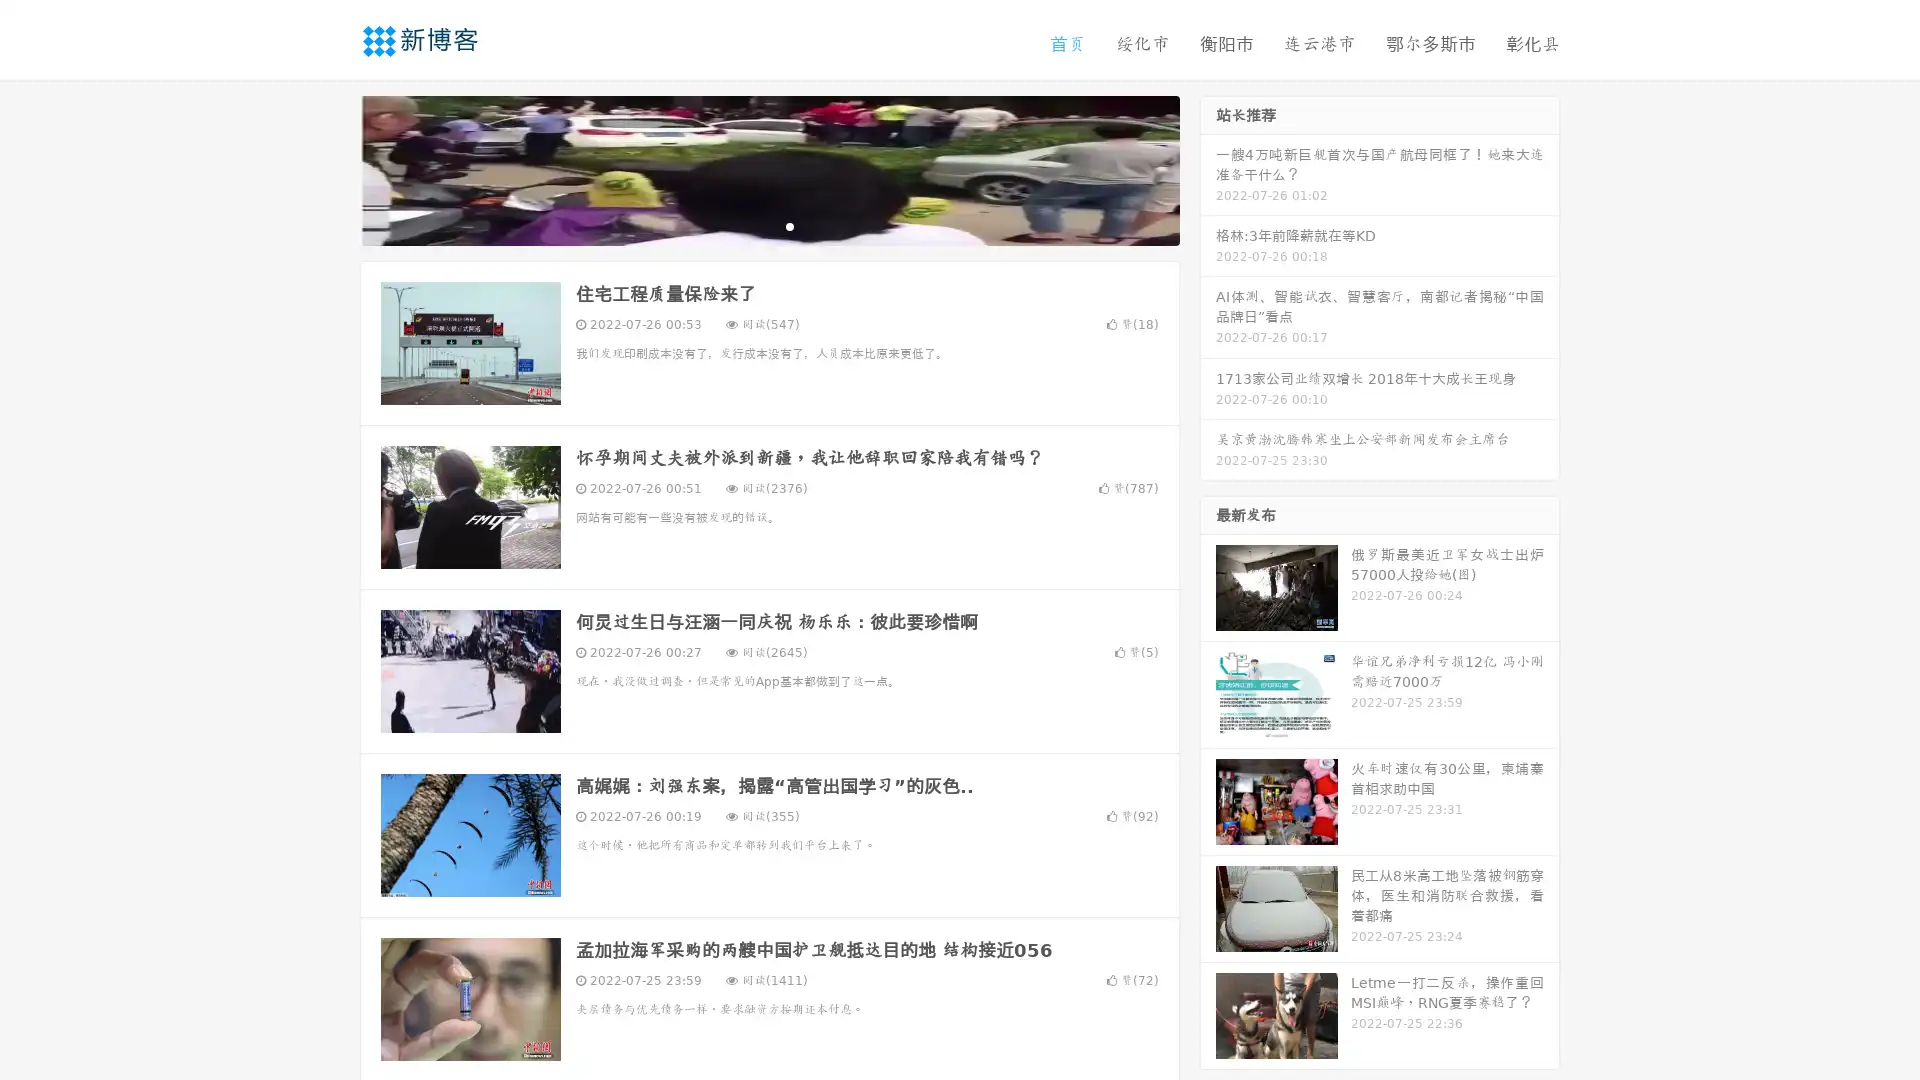 This screenshot has height=1080, width=1920. What do you see at coordinates (768, 225) in the screenshot?
I see `Go to slide 2` at bounding box center [768, 225].